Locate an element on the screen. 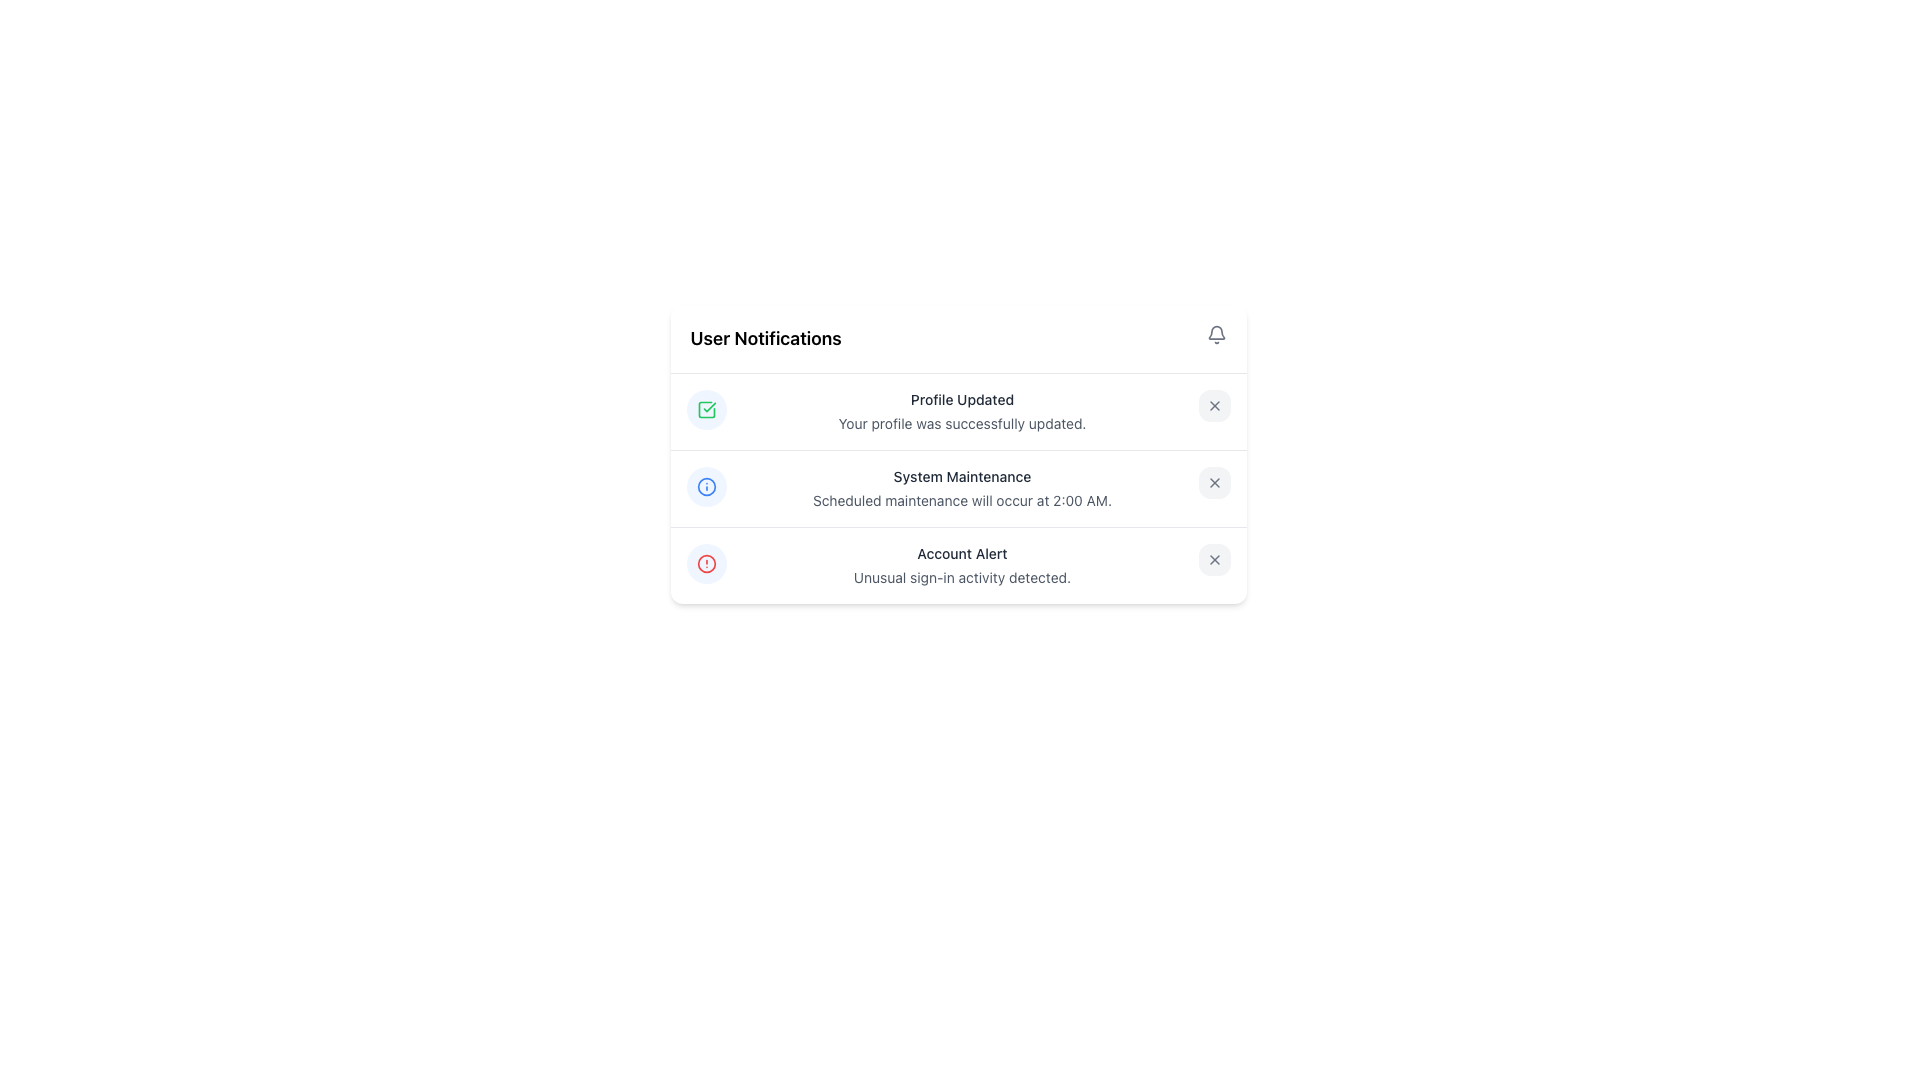 This screenshot has height=1080, width=1920. the notification text block displaying 'System Maintenance' with the description 'Scheduled maintenance will occur at 2:00 AM.' is located at coordinates (962, 489).